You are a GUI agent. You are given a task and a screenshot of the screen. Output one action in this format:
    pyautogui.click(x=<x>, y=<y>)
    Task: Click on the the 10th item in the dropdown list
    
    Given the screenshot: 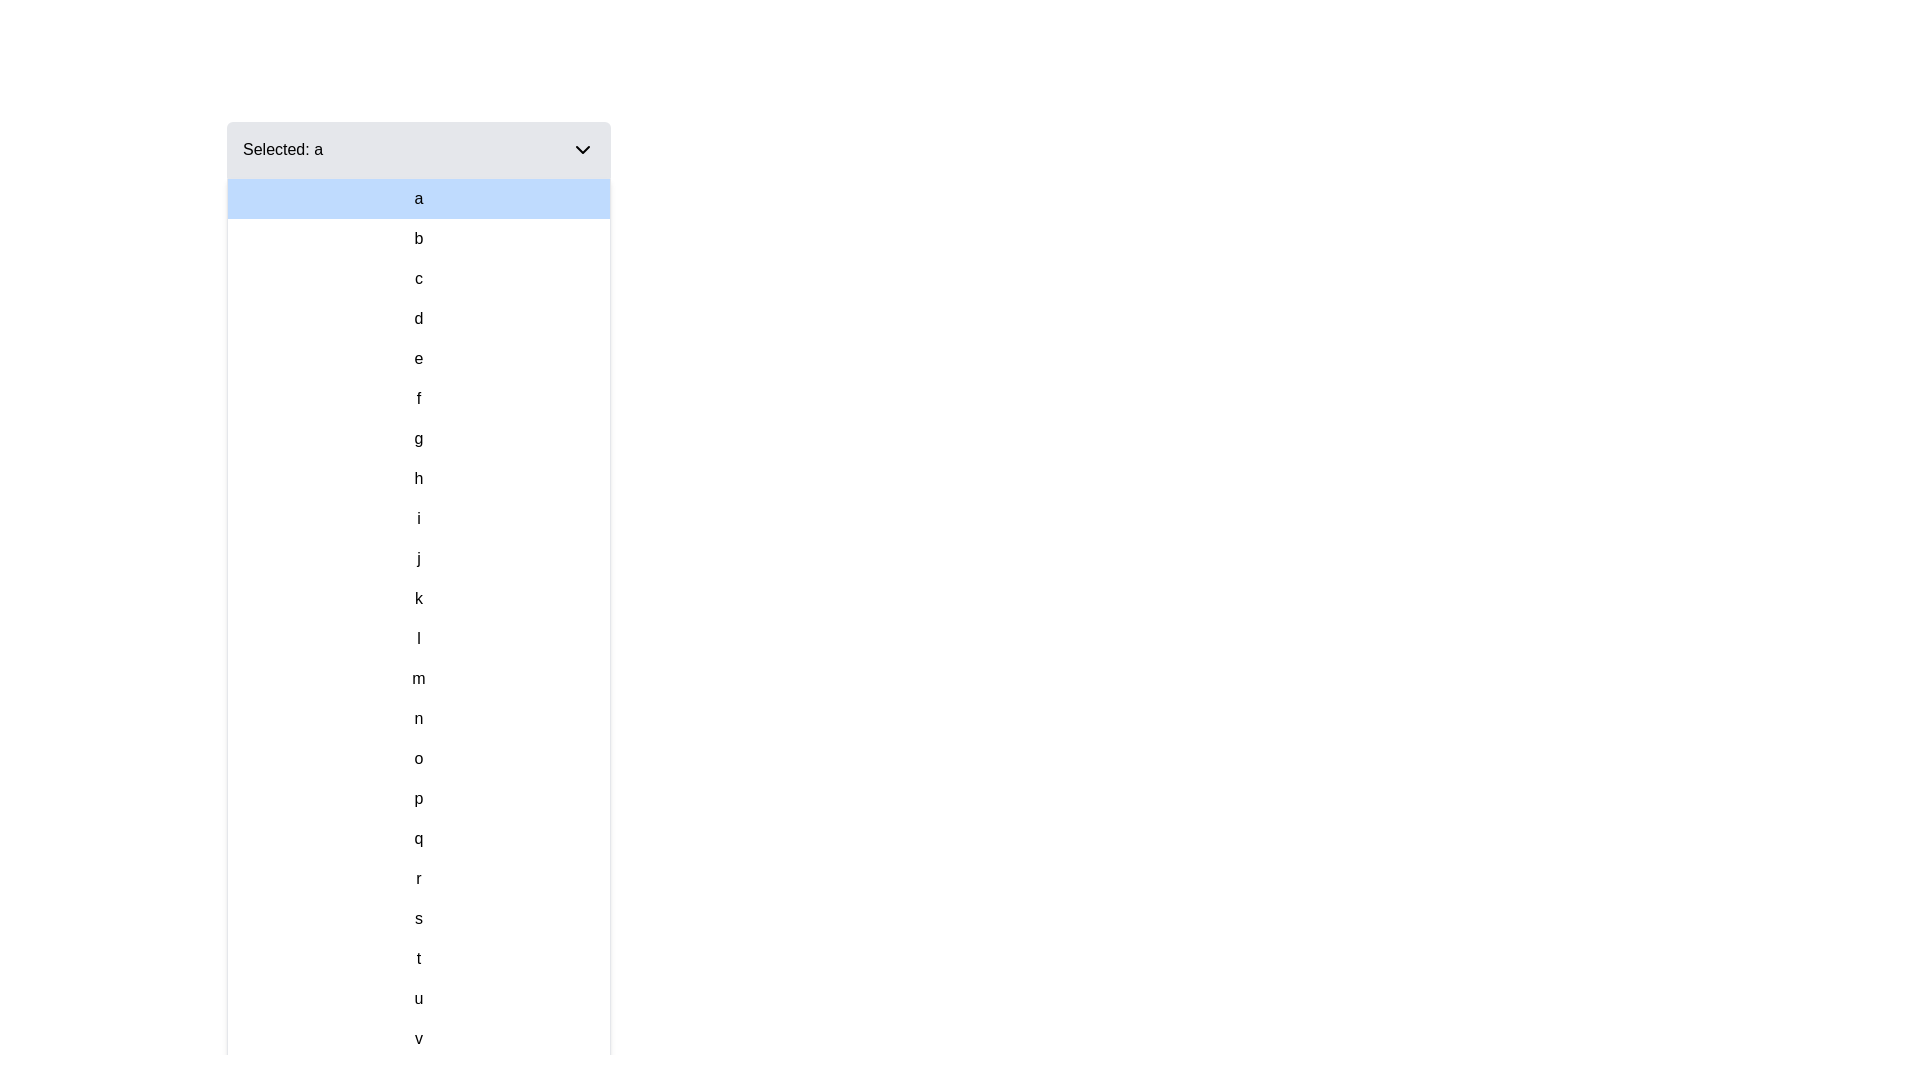 What is the action you would take?
    pyautogui.click(x=417, y=559)
    